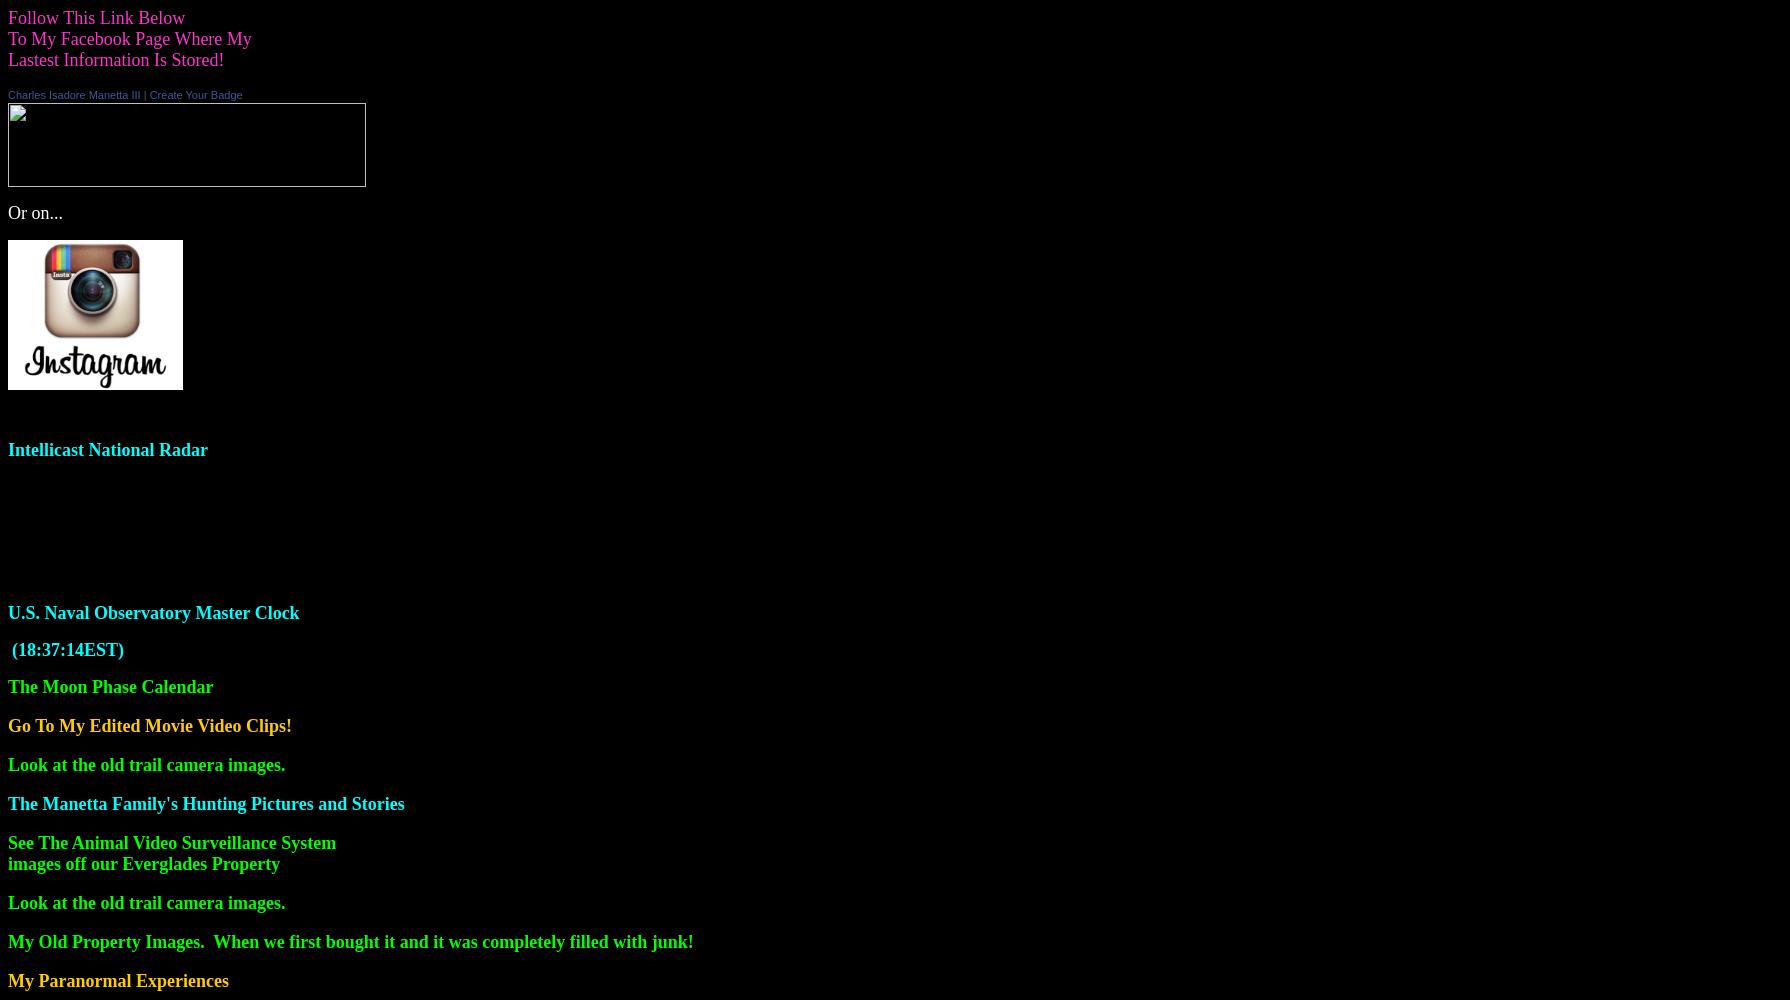  What do you see at coordinates (11, 650) in the screenshot?
I see `'('` at bounding box center [11, 650].